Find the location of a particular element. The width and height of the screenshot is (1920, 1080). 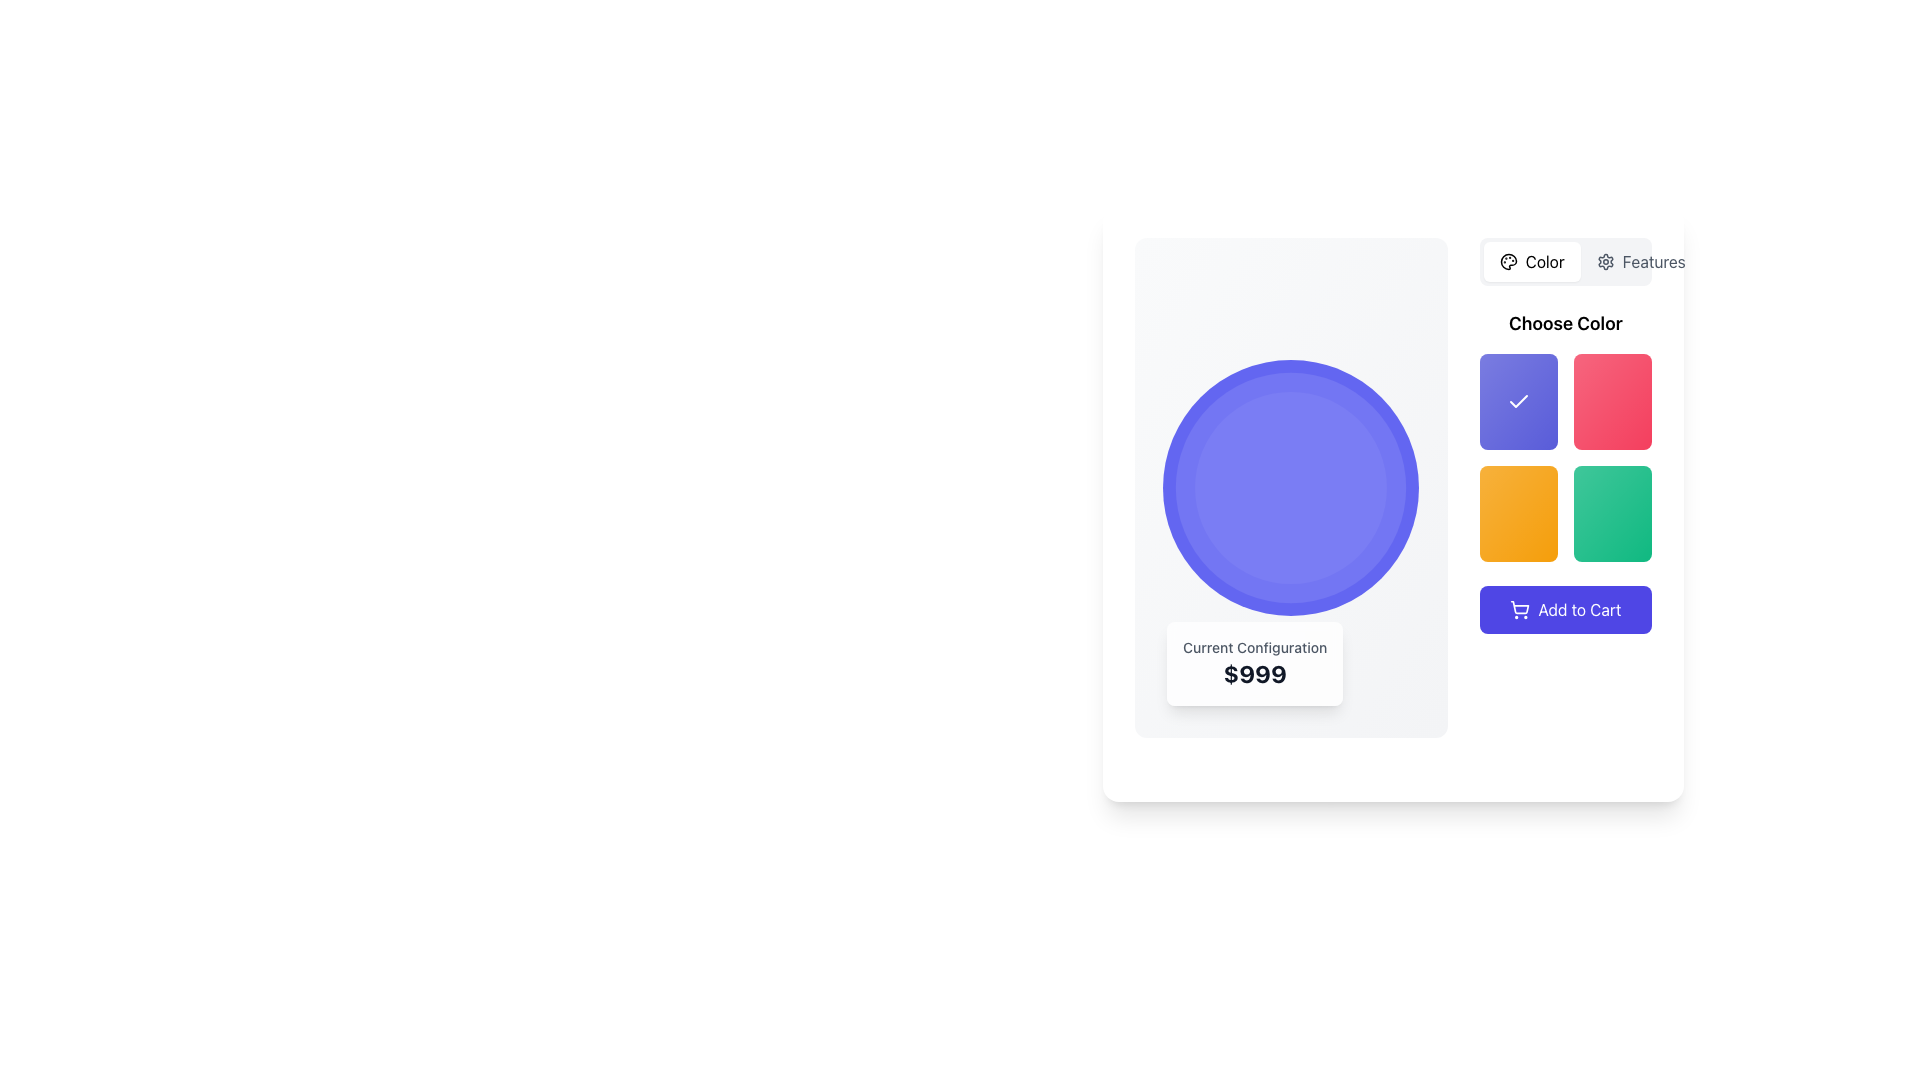

the text label that reads 'Color', which is styled in black on a white background and positioned to the right of a palette icon in the top right section of the interface is located at coordinates (1544, 261).